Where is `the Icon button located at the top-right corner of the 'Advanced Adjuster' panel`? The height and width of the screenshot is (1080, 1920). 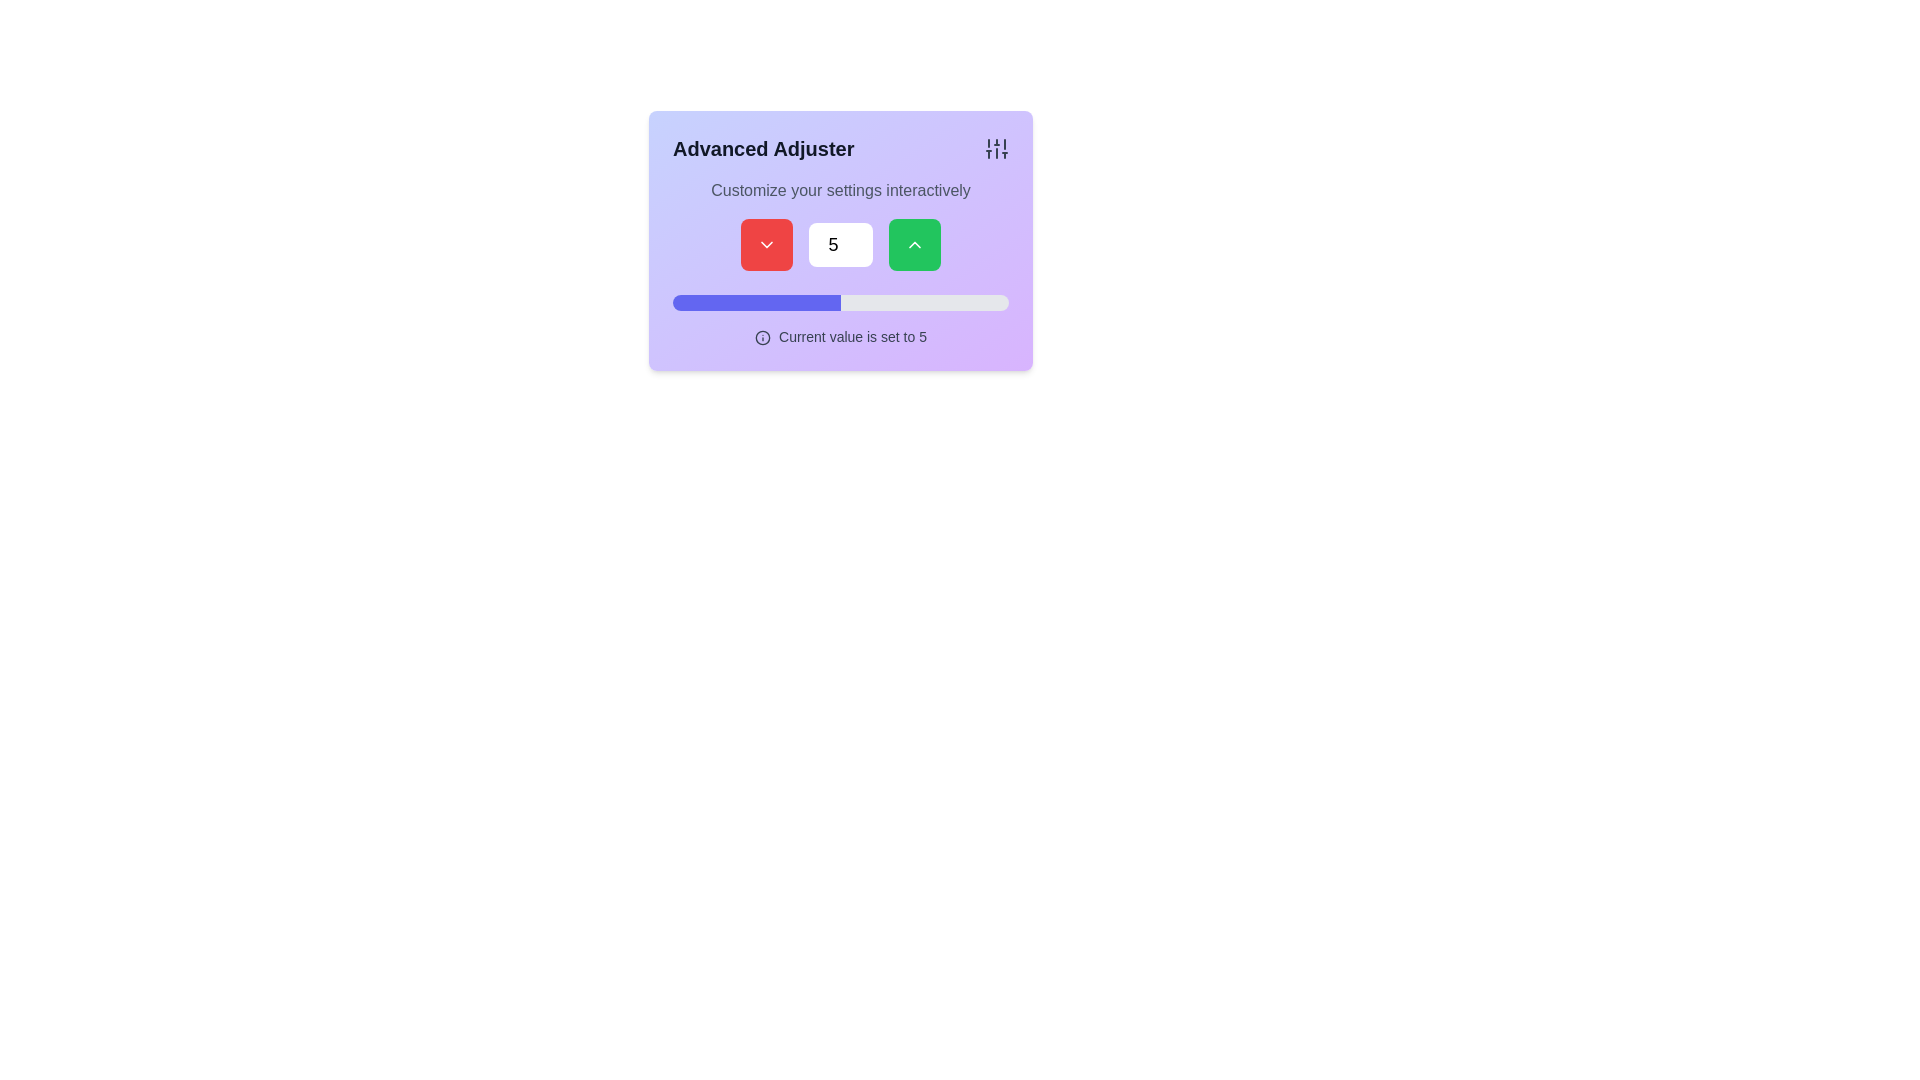 the Icon button located at the top-right corner of the 'Advanced Adjuster' panel is located at coordinates (997, 148).